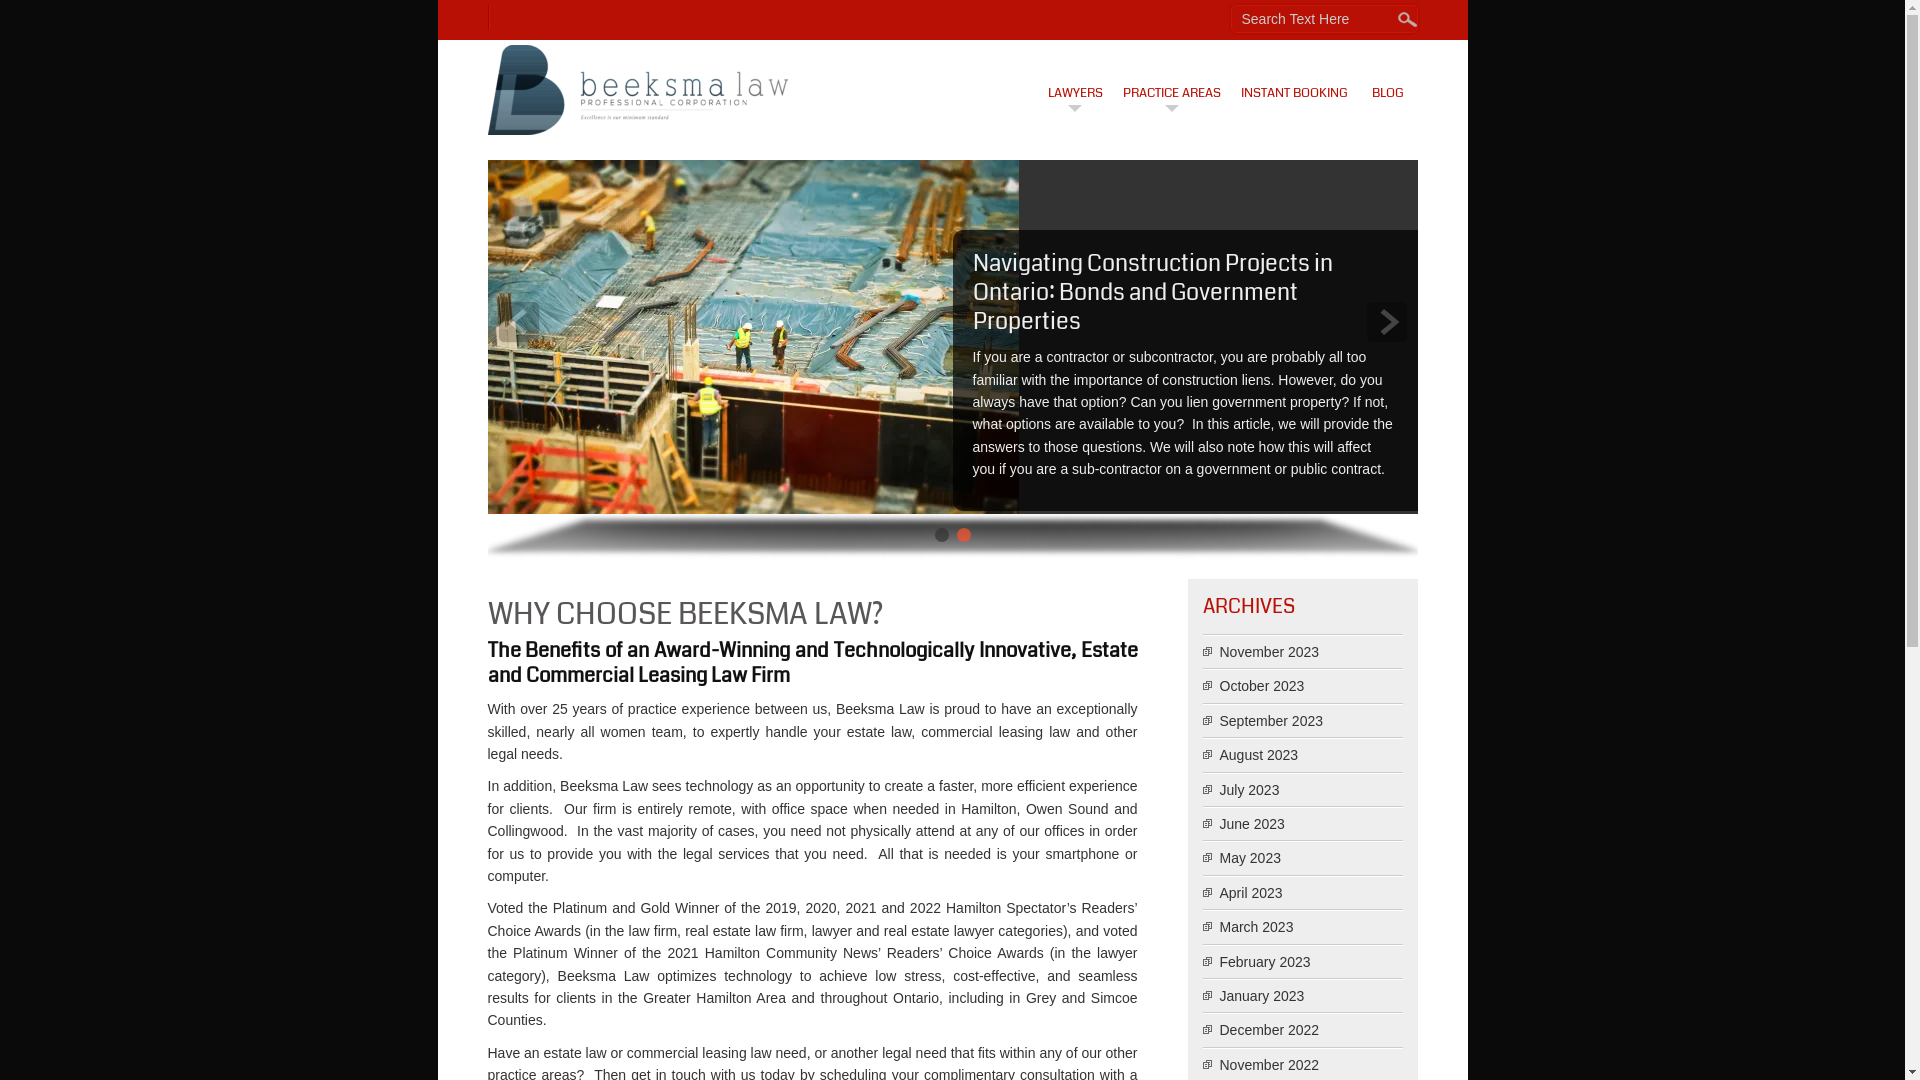  What do you see at coordinates (1269, 1063) in the screenshot?
I see `'November 2022'` at bounding box center [1269, 1063].